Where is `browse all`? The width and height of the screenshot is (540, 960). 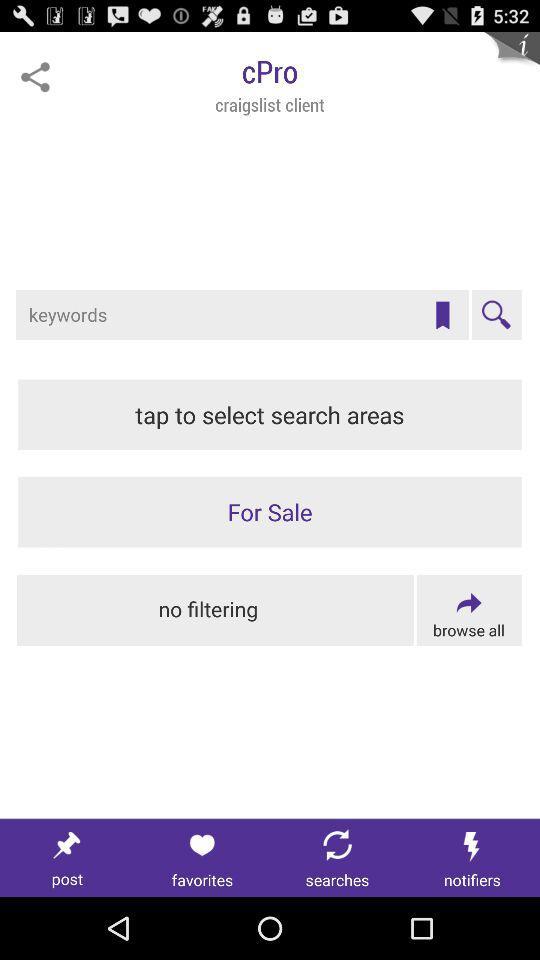
browse all is located at coordinates (469, 609).